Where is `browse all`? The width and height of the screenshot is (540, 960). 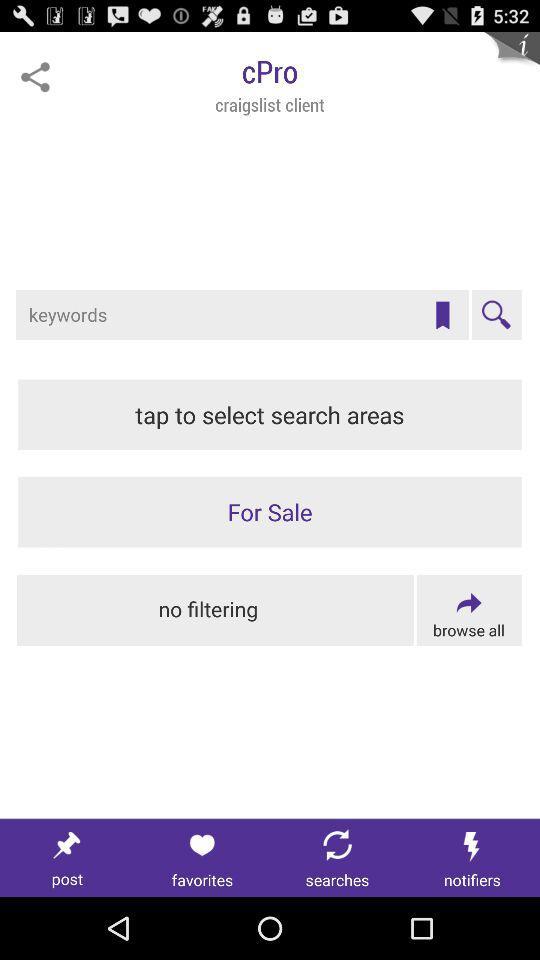
browse all is located at coordinates (469, 609).